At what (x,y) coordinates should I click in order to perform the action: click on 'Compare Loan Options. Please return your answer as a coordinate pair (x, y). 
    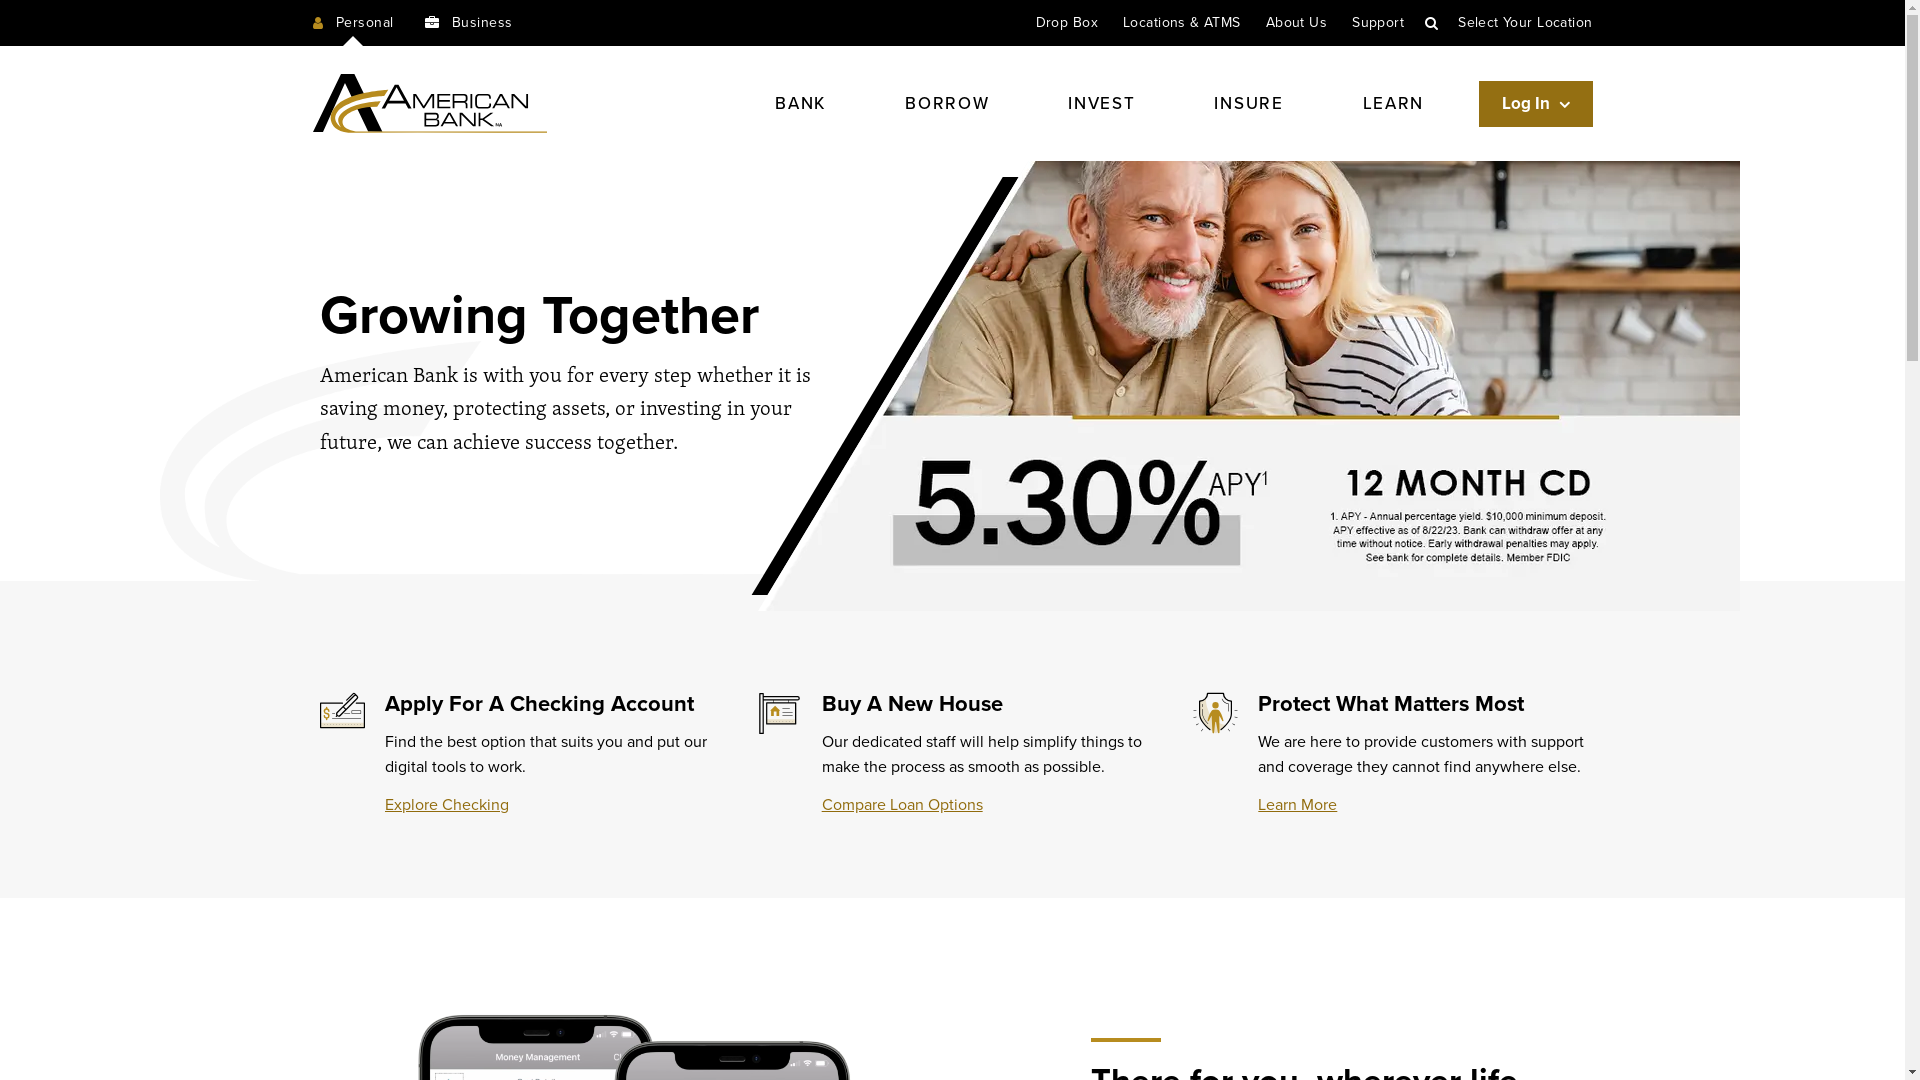
    Looking at the image, I should click on (901, 804).